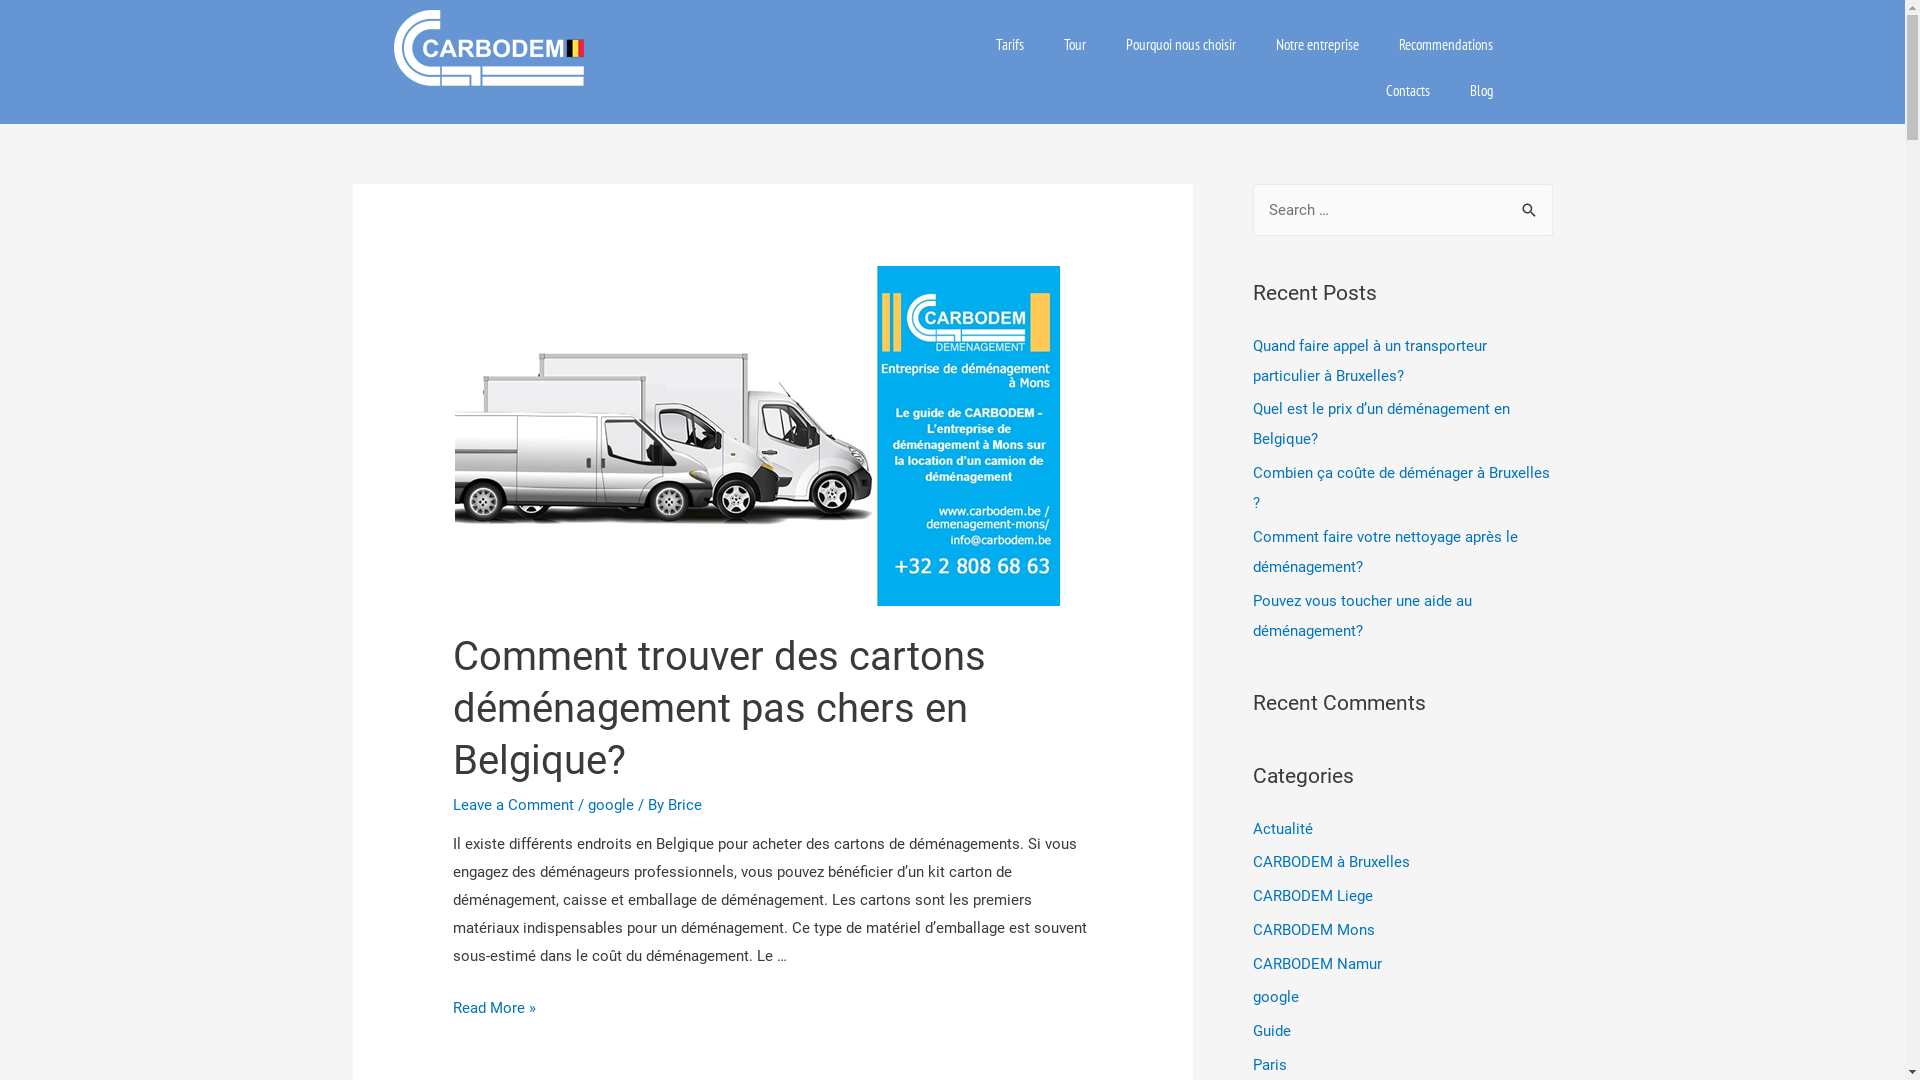  Describe the element at coordinates (1481, 91) in the screenshot. I see `'Blog'` at that location.